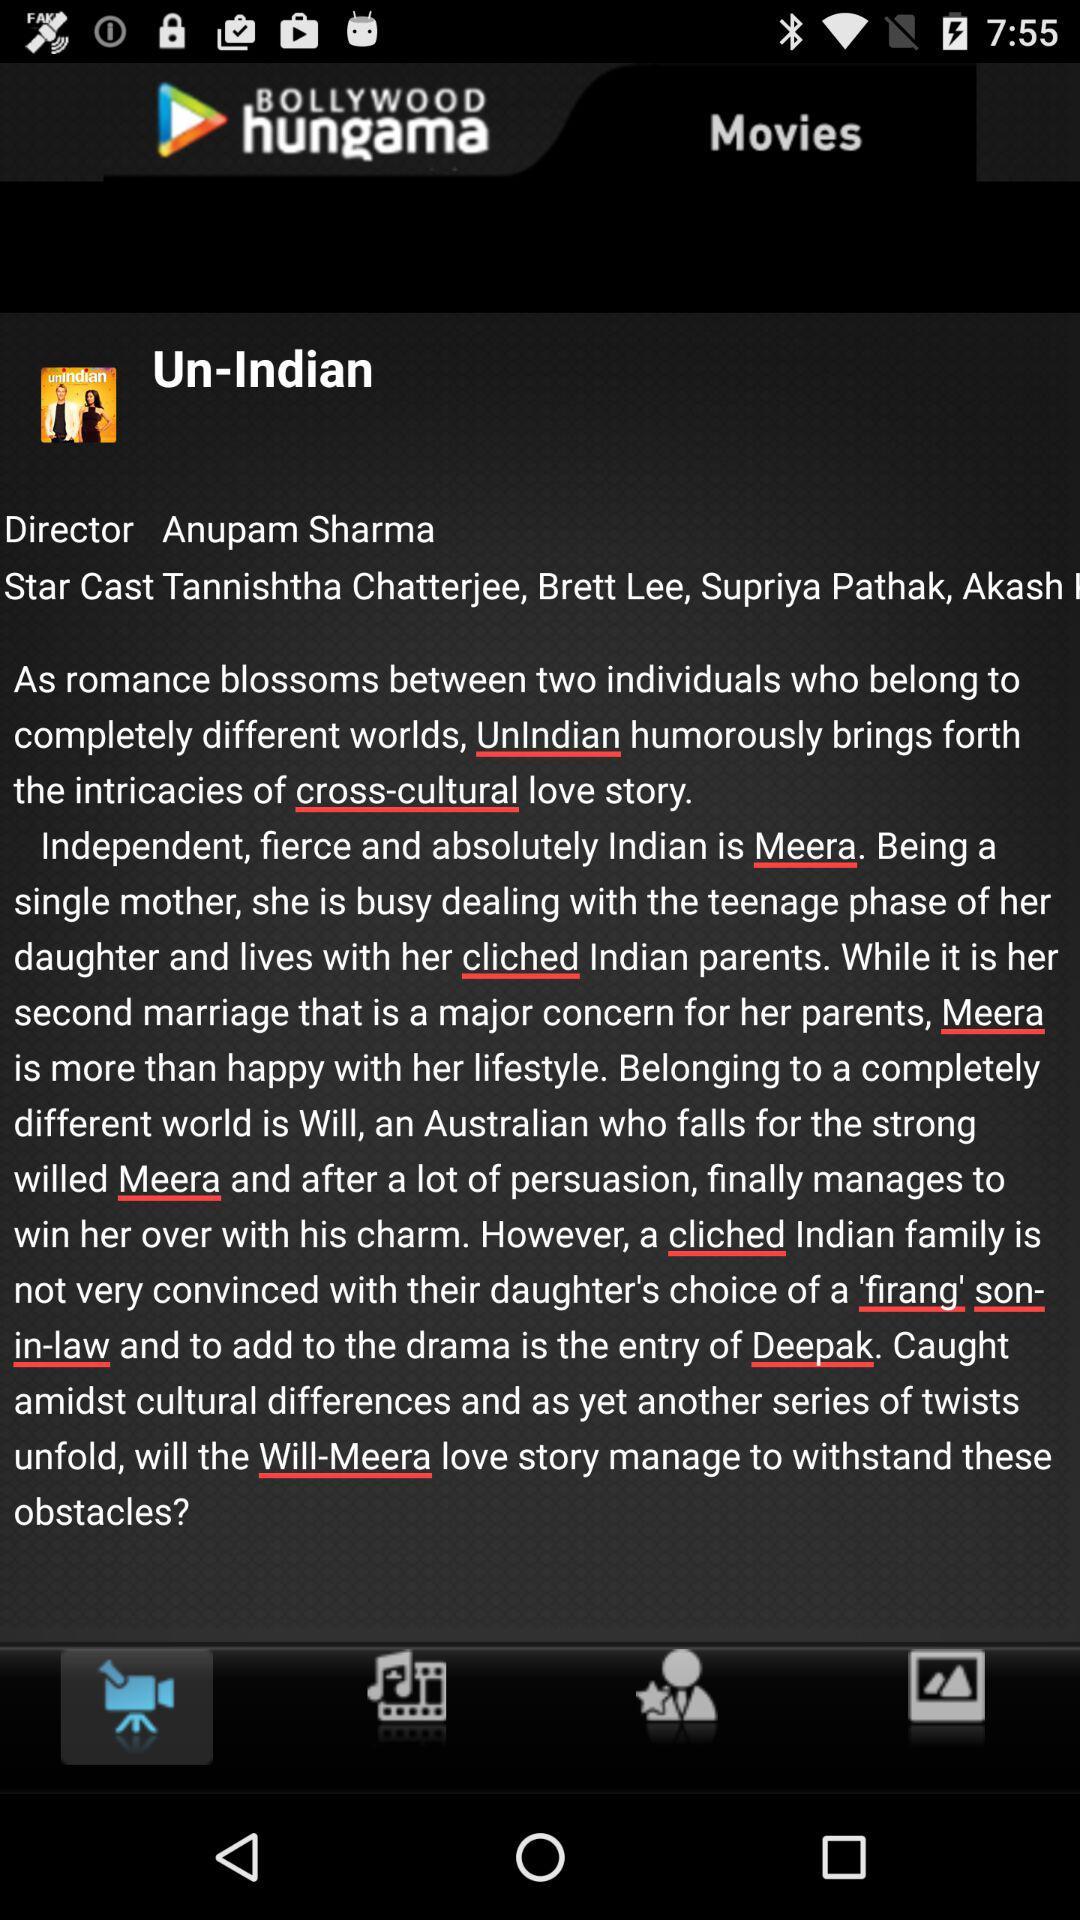  What do you see at coordinates (945, 1698) in the screenshot?
I see `item at the bottom right corner` at bounding box center [945, 1698].